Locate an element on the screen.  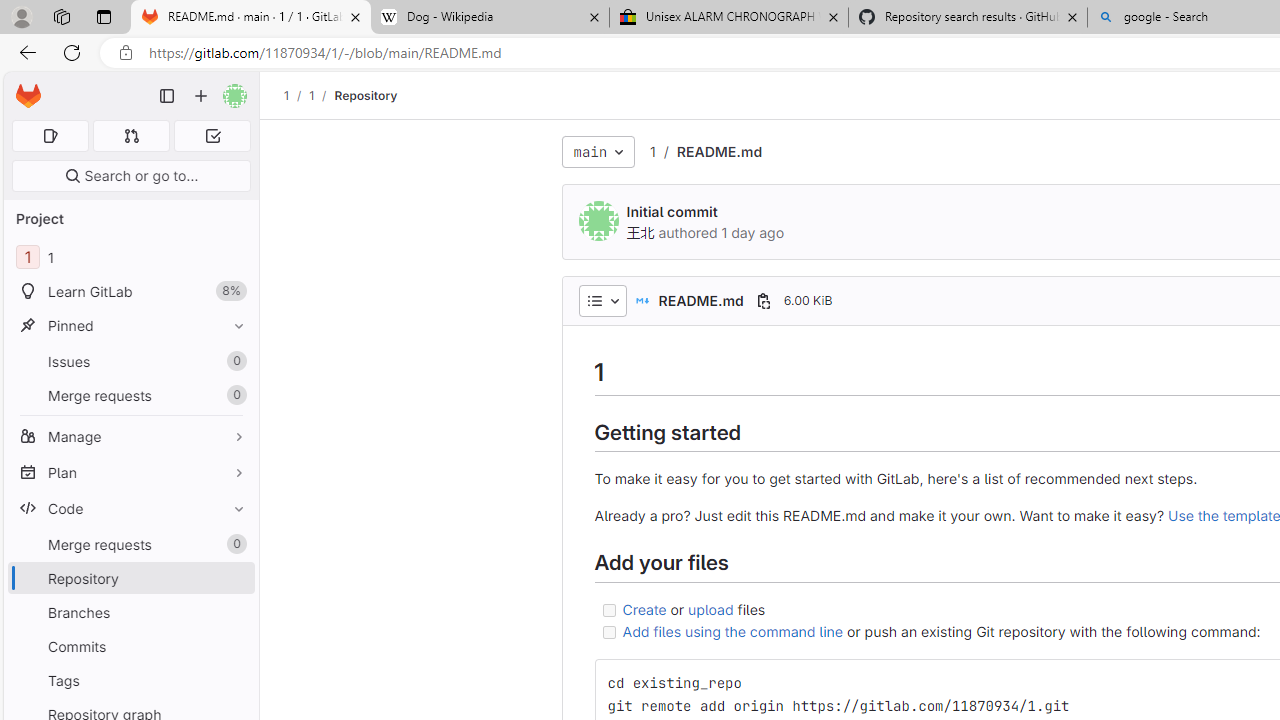
'upload' is located at coordinates (711, 607).